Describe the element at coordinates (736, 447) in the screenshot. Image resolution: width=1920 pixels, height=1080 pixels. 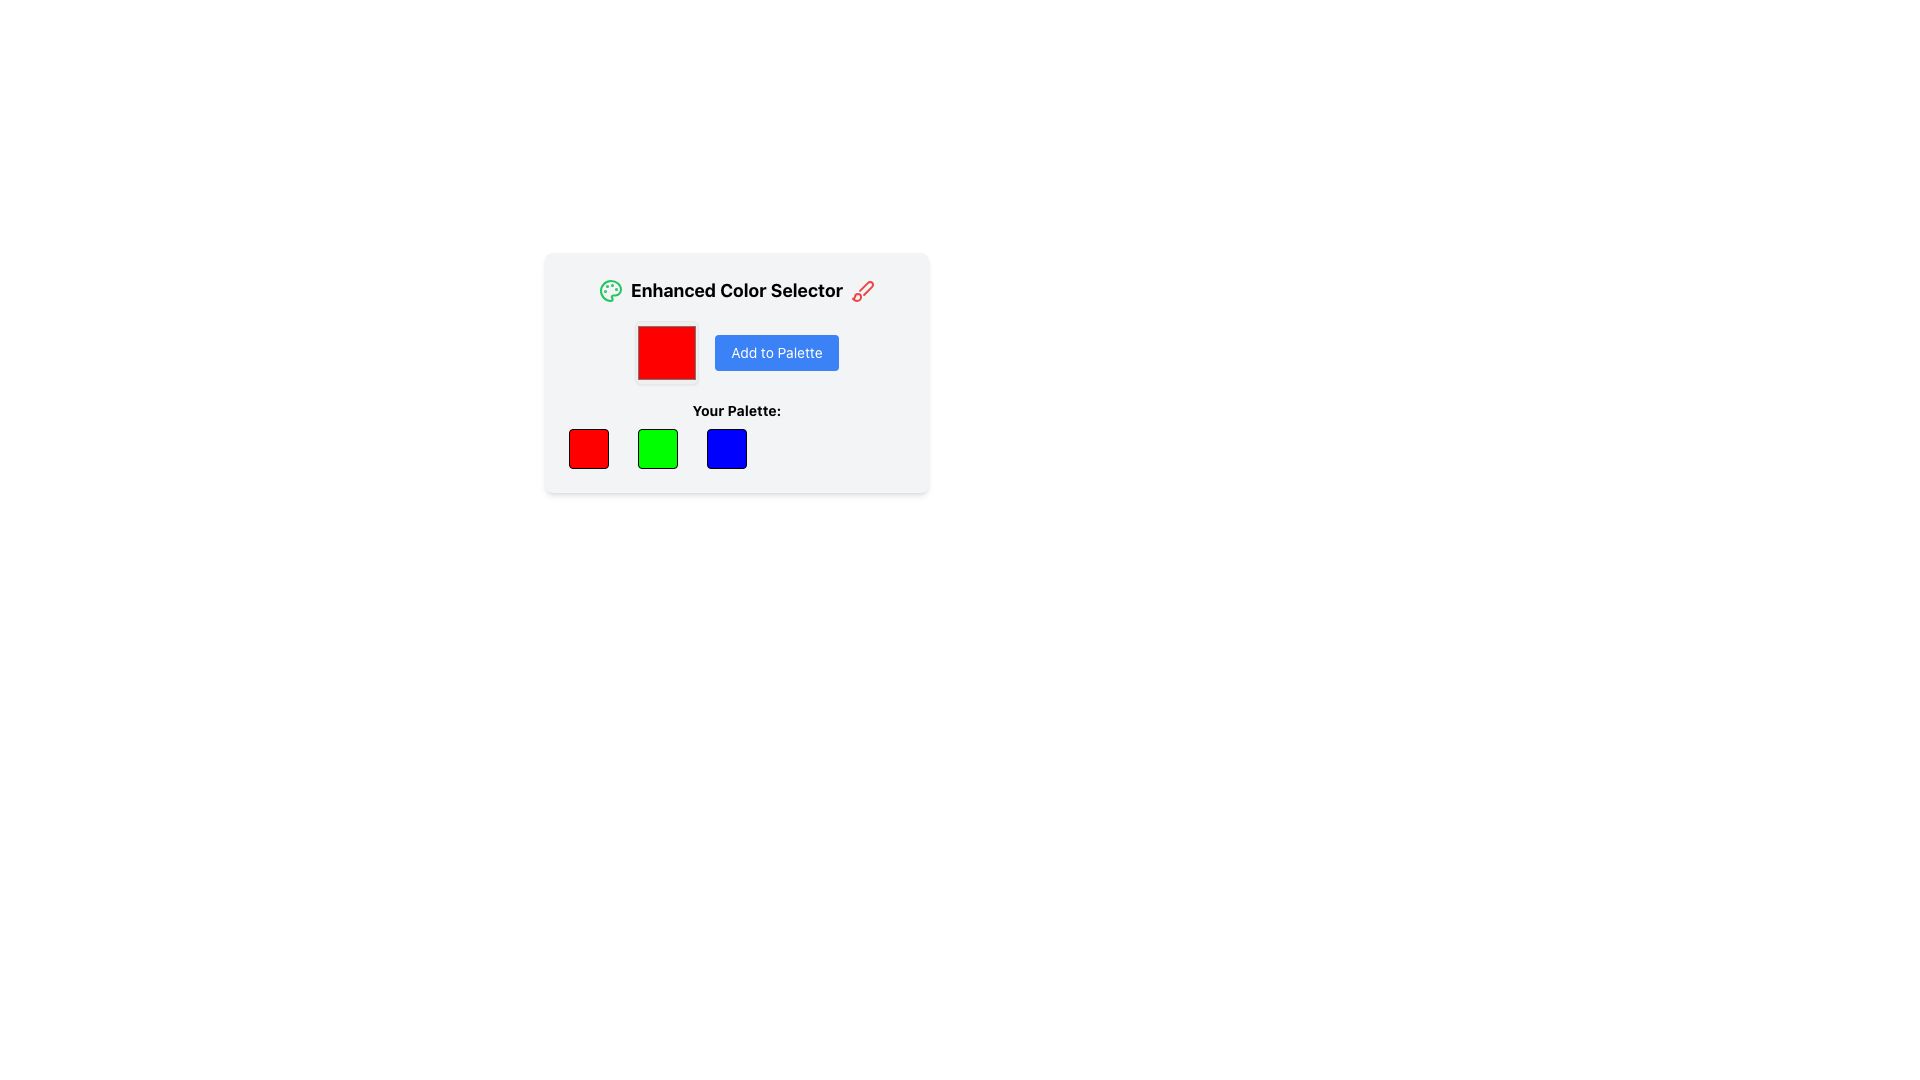
I see `the third square color box in the 'Your Palette:' section, which is colored blue` at that location.